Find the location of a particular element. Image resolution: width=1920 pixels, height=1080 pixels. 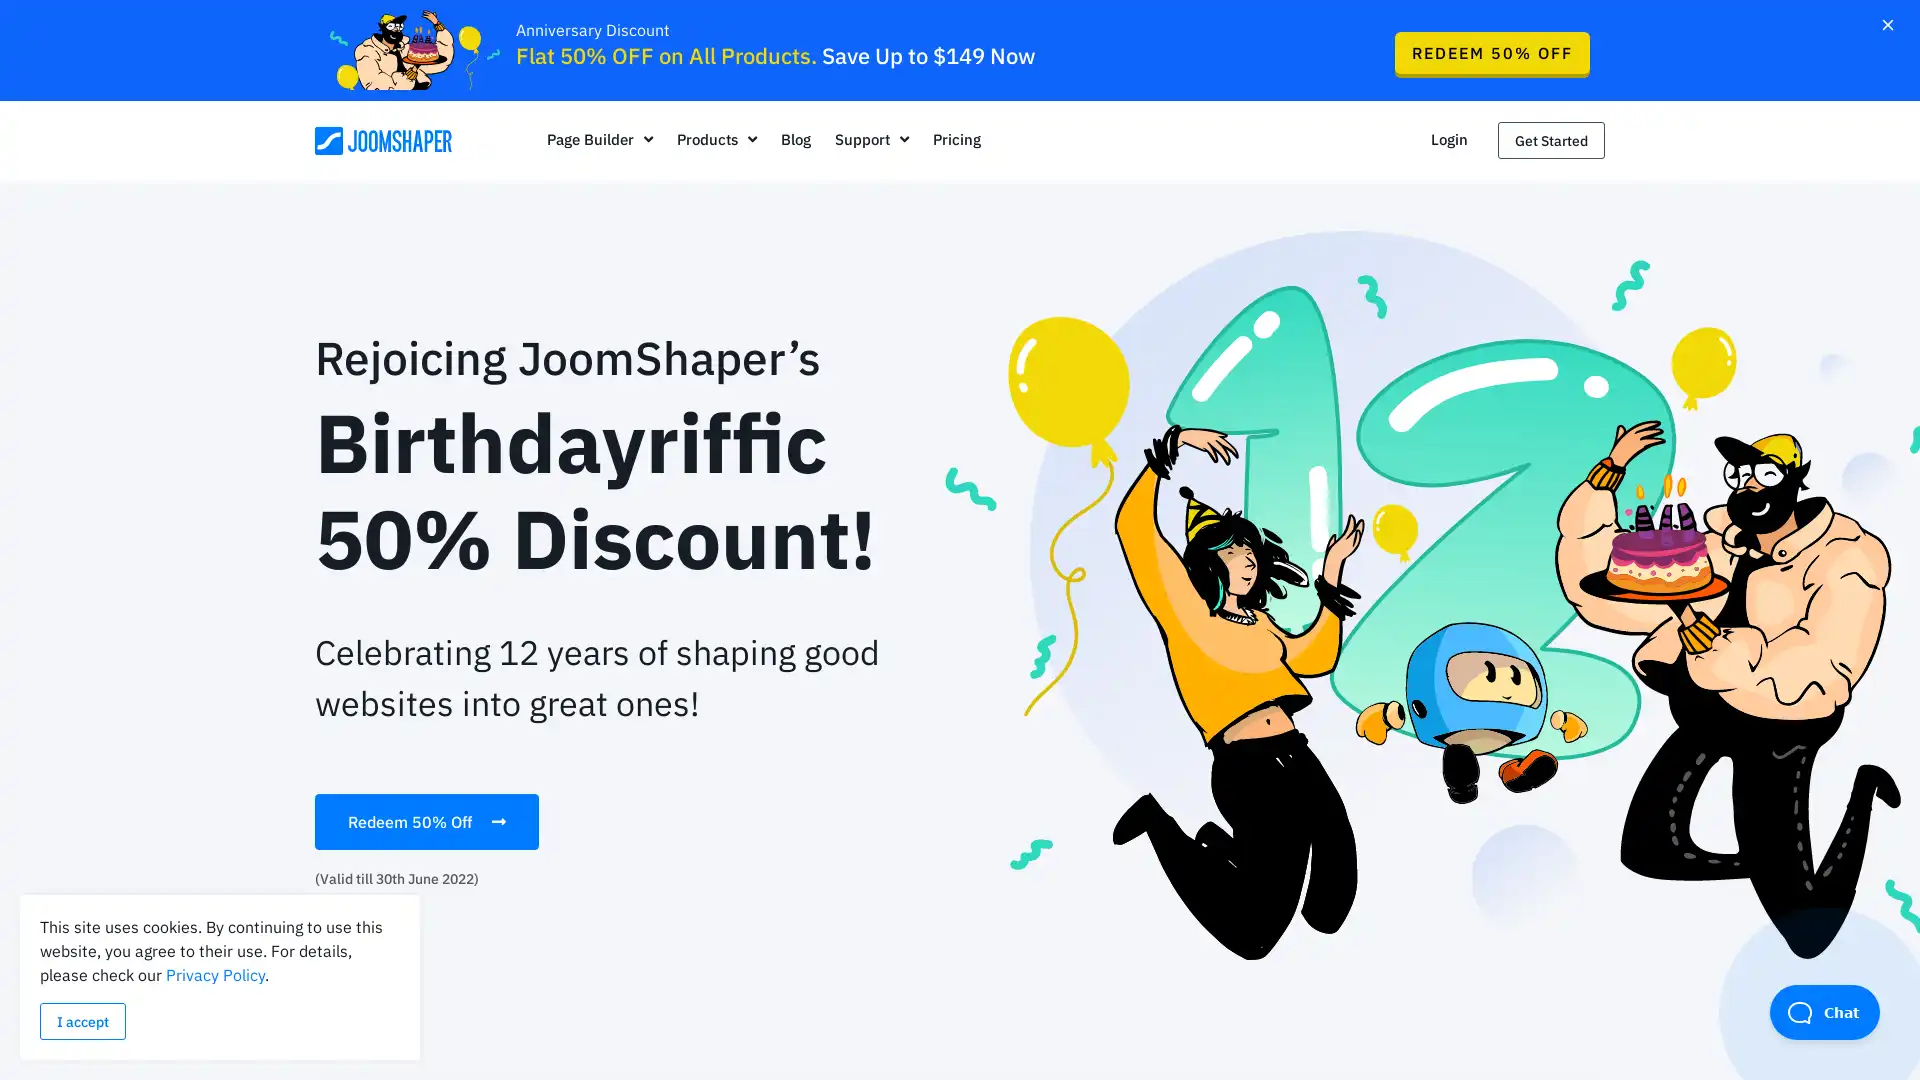

Close is located at coordinates (1886, 23).